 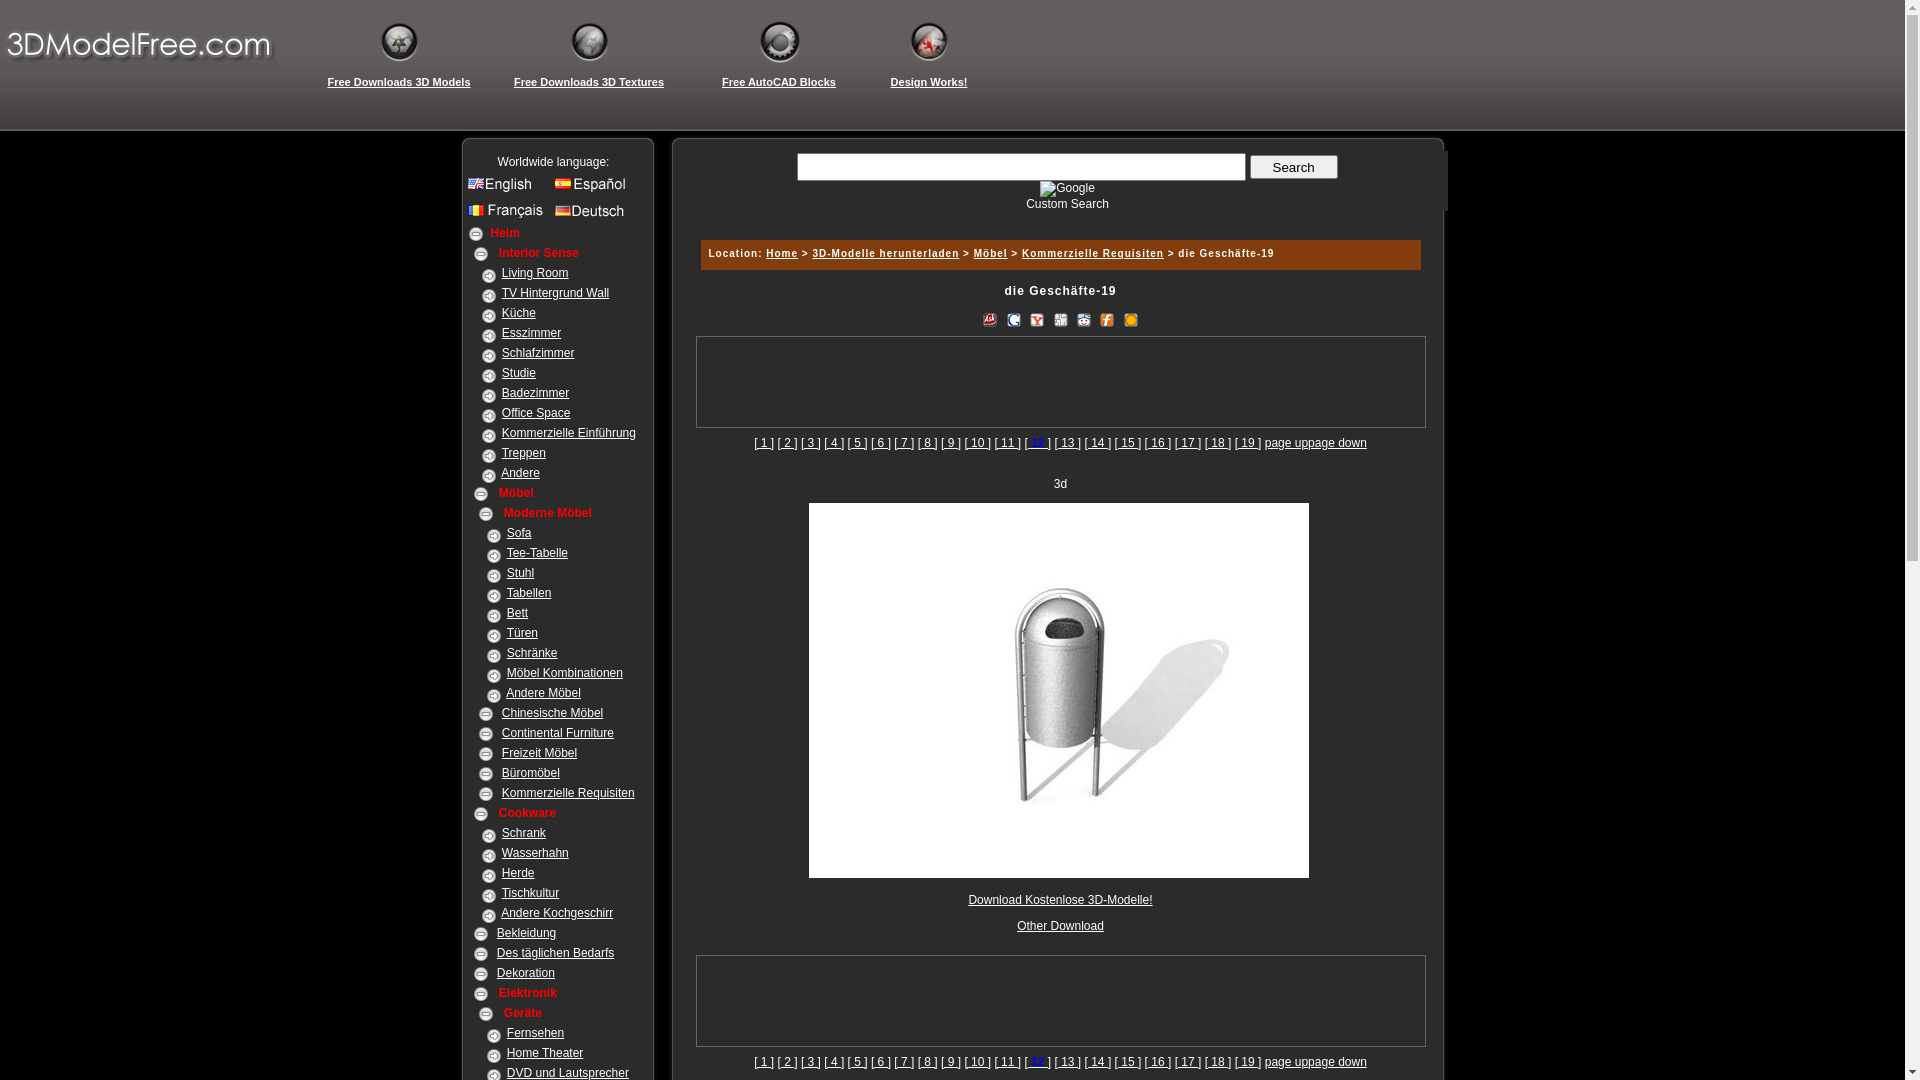 What do you see at coordinates (1066, 1060) in the screenshot?
I see `'[ 13 ]'` at bounding box center [1066, 1060].